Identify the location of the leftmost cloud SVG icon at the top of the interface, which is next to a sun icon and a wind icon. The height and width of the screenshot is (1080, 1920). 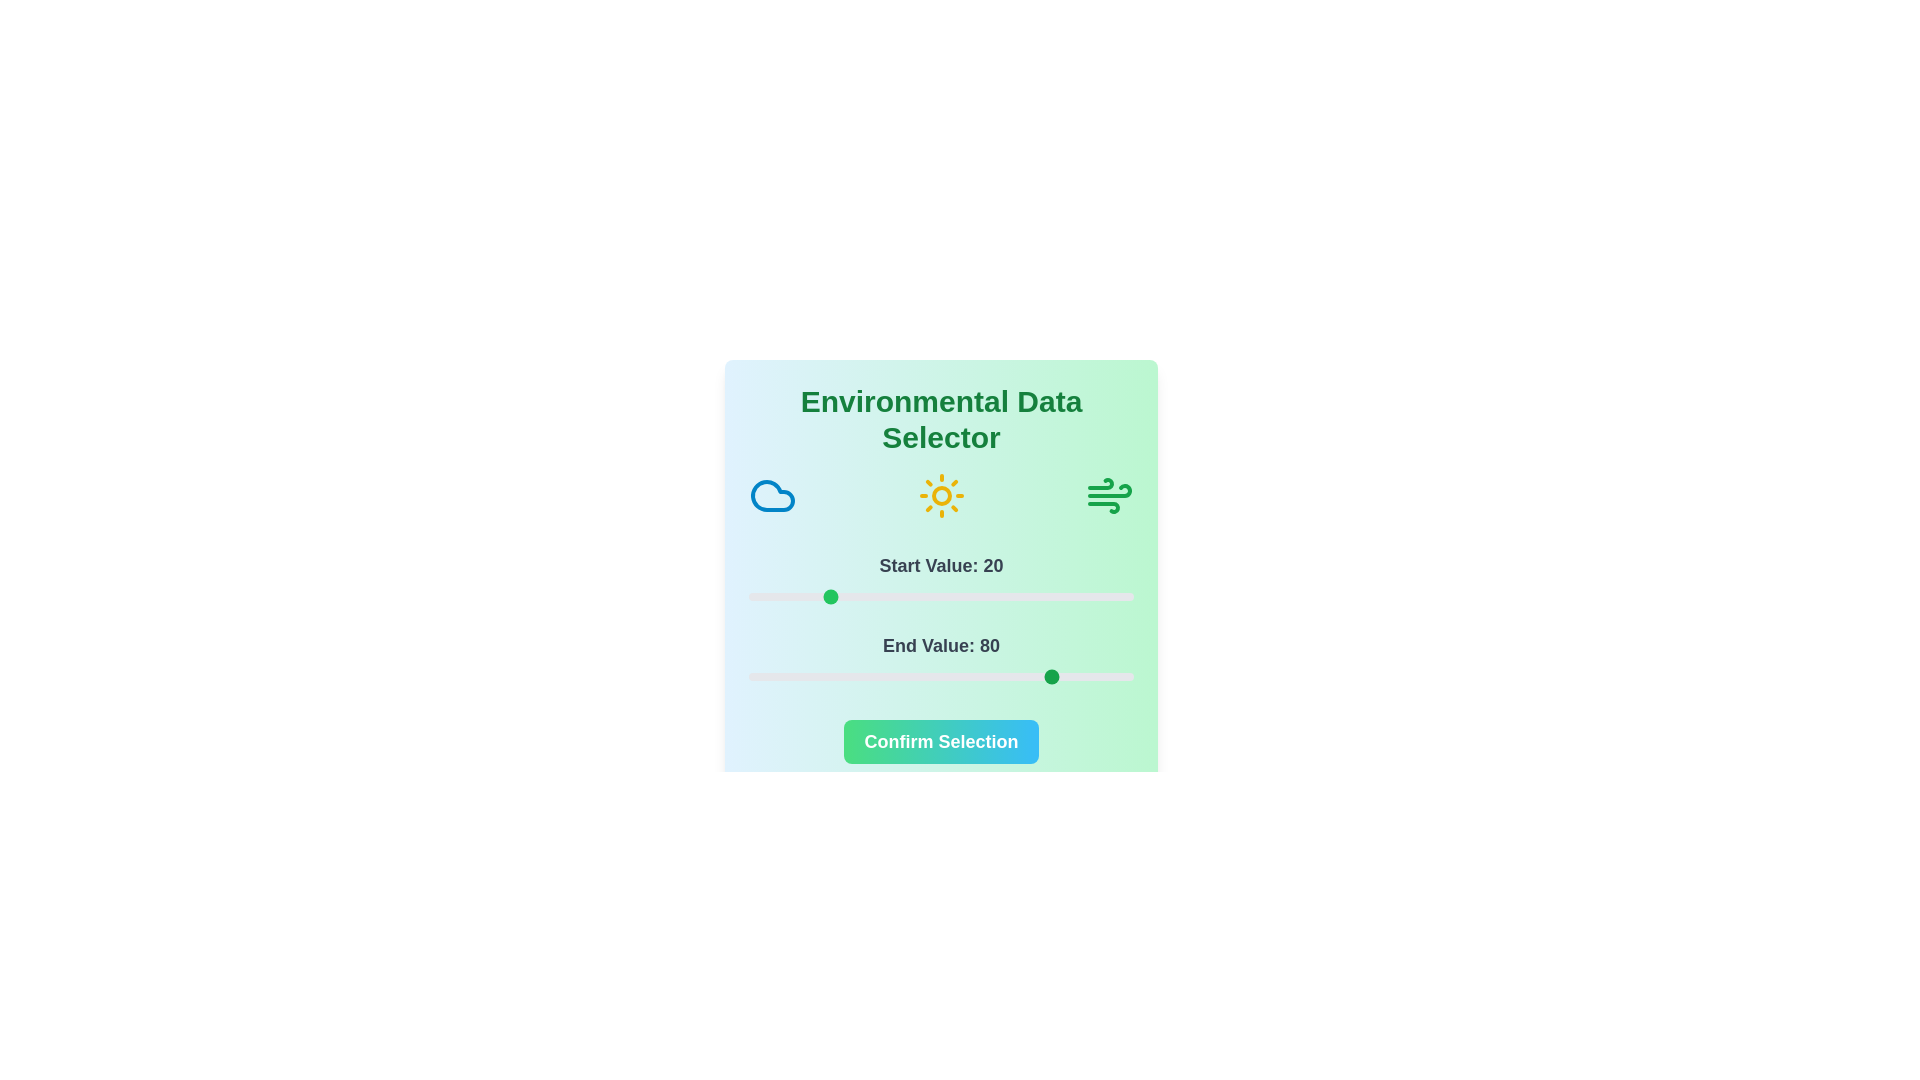
(771, 495).